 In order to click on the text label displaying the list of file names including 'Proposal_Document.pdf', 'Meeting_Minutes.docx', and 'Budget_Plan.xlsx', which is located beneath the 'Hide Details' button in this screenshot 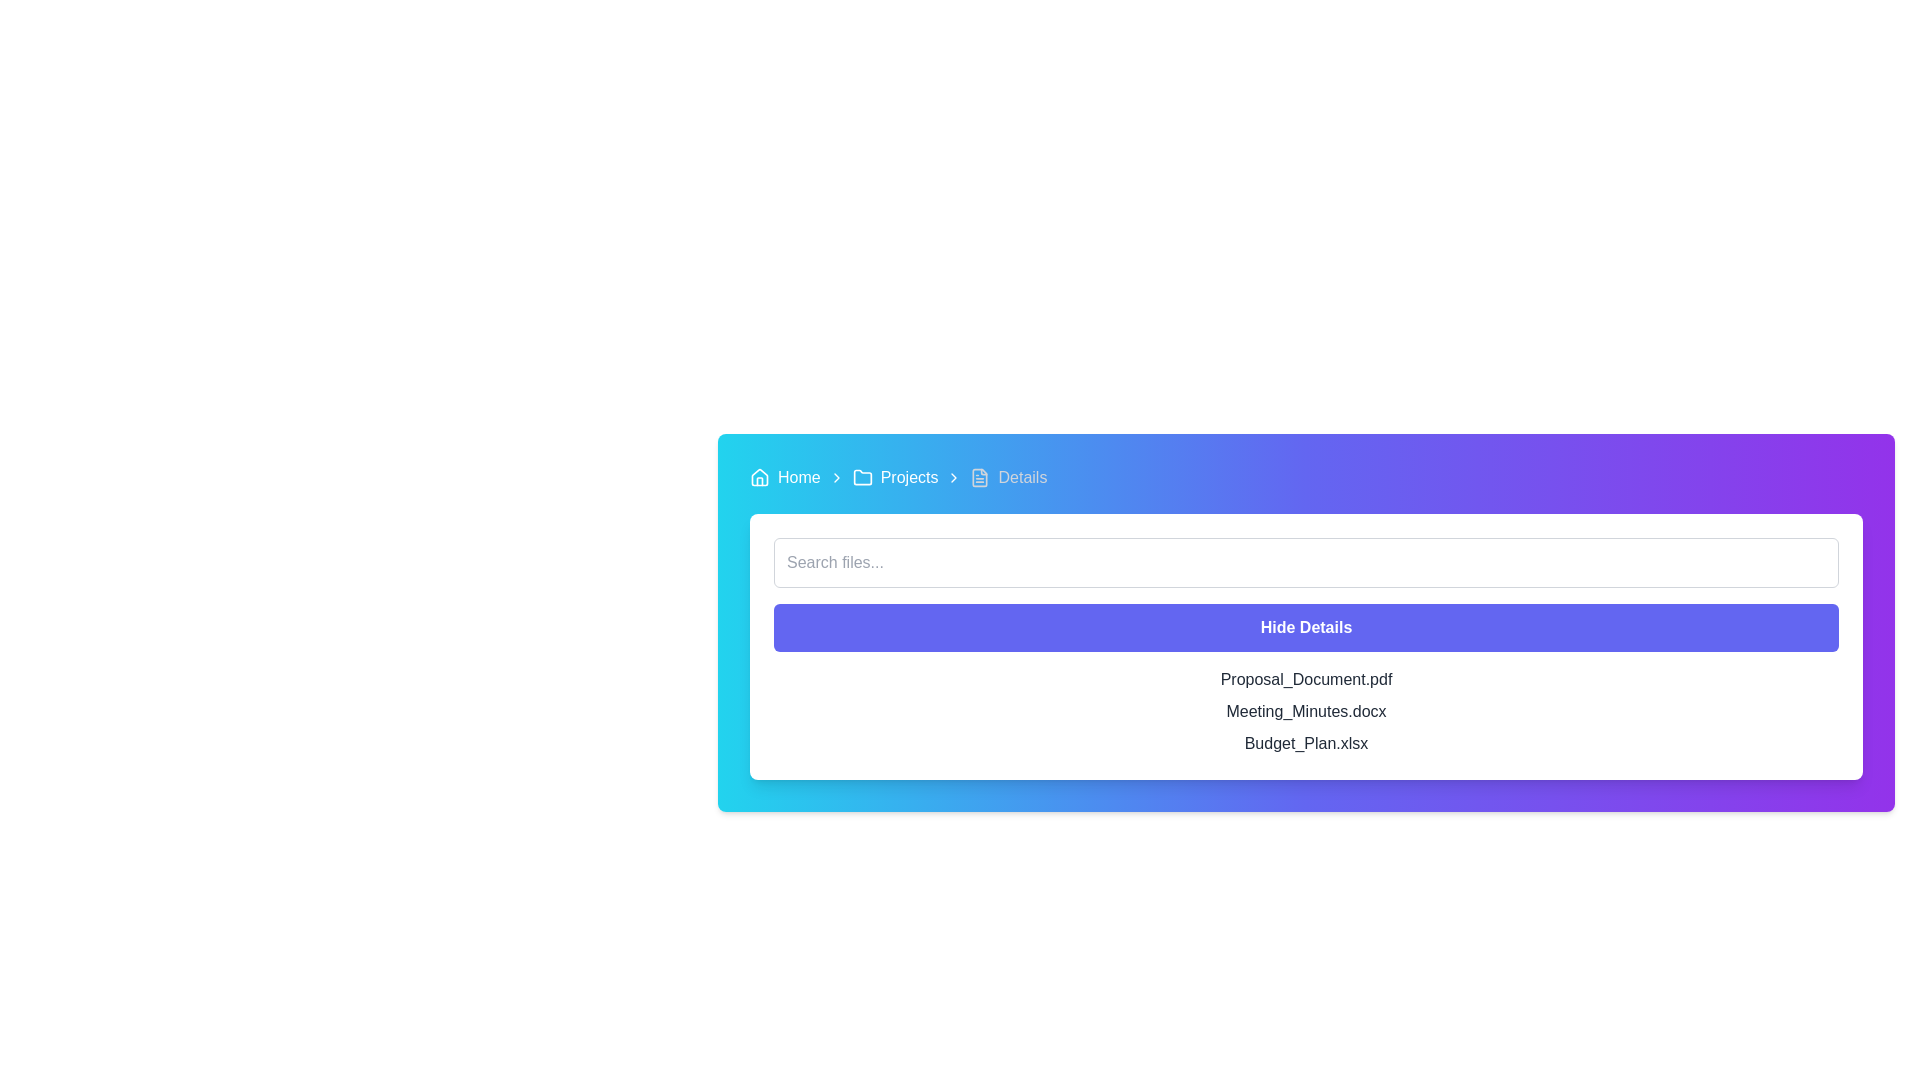, I will do `click(1306, 711)`.